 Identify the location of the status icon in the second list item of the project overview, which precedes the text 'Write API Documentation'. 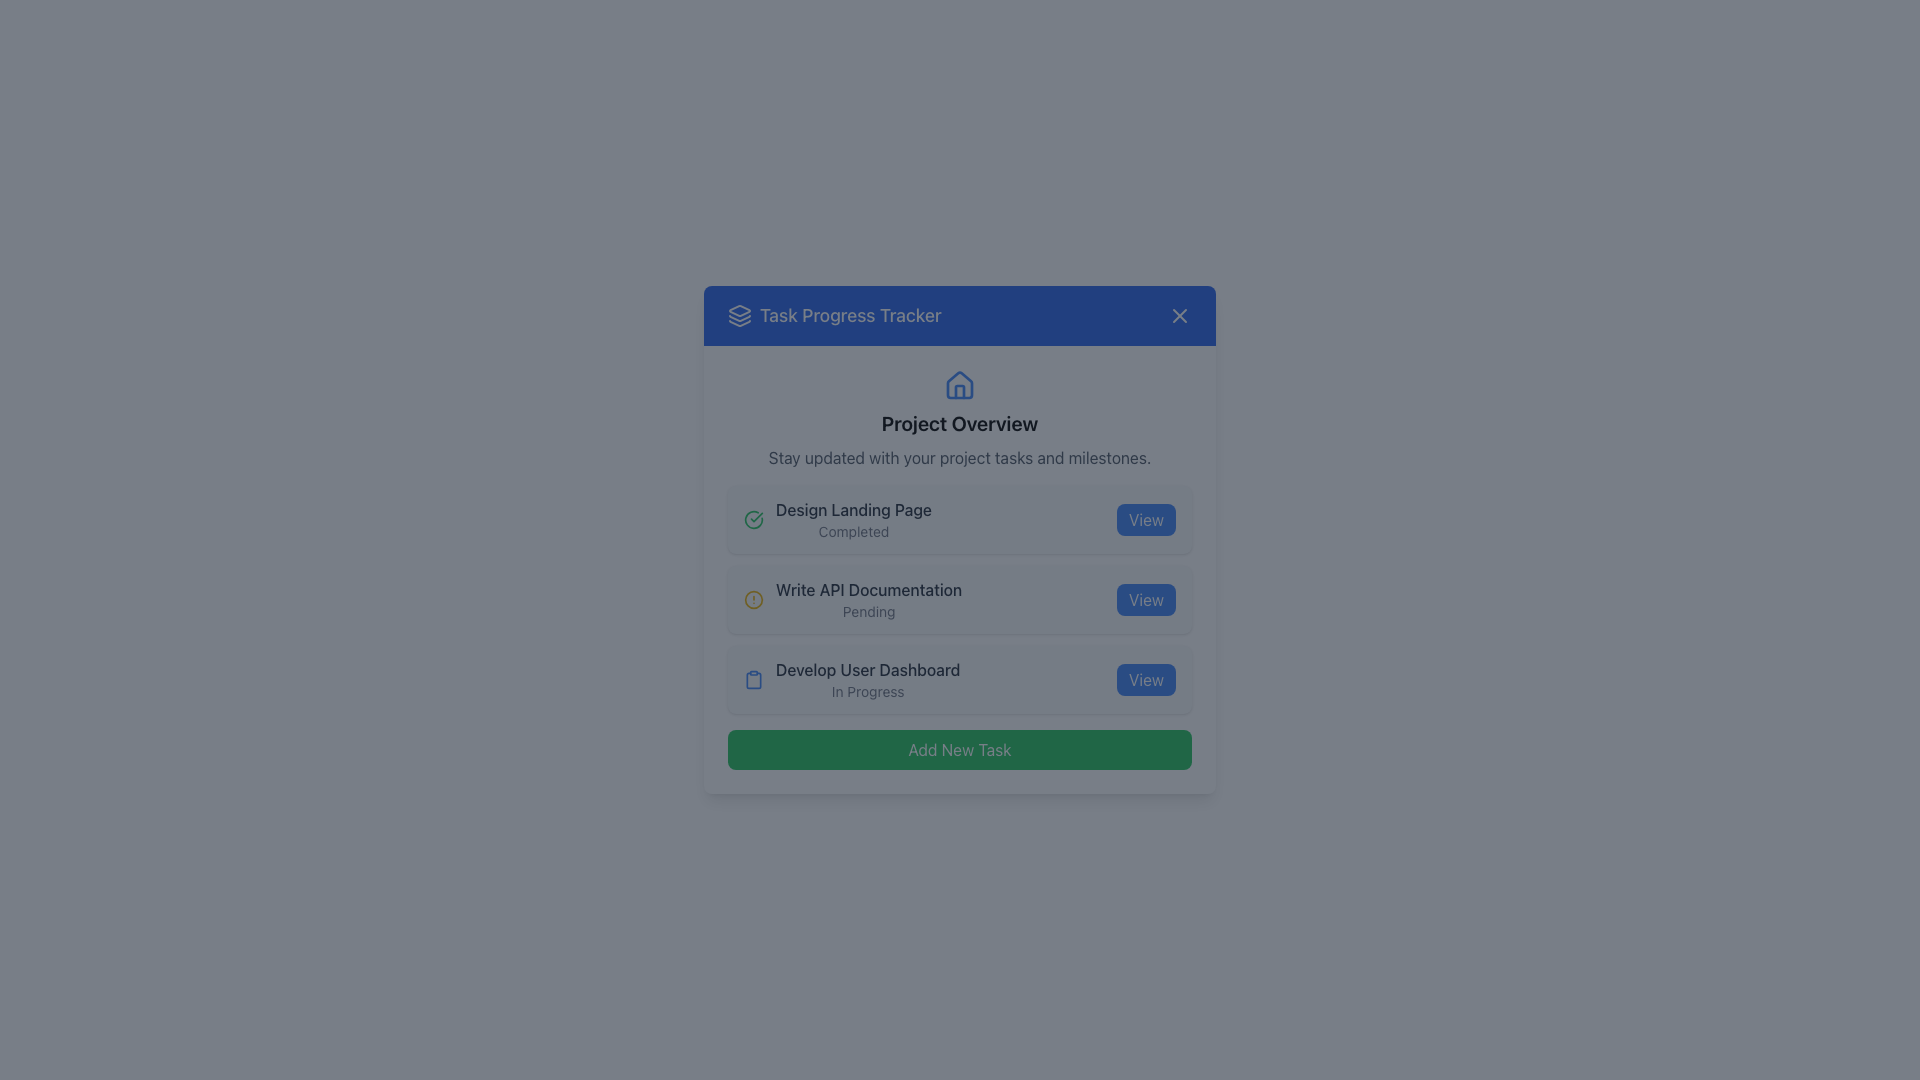
(752, 599).